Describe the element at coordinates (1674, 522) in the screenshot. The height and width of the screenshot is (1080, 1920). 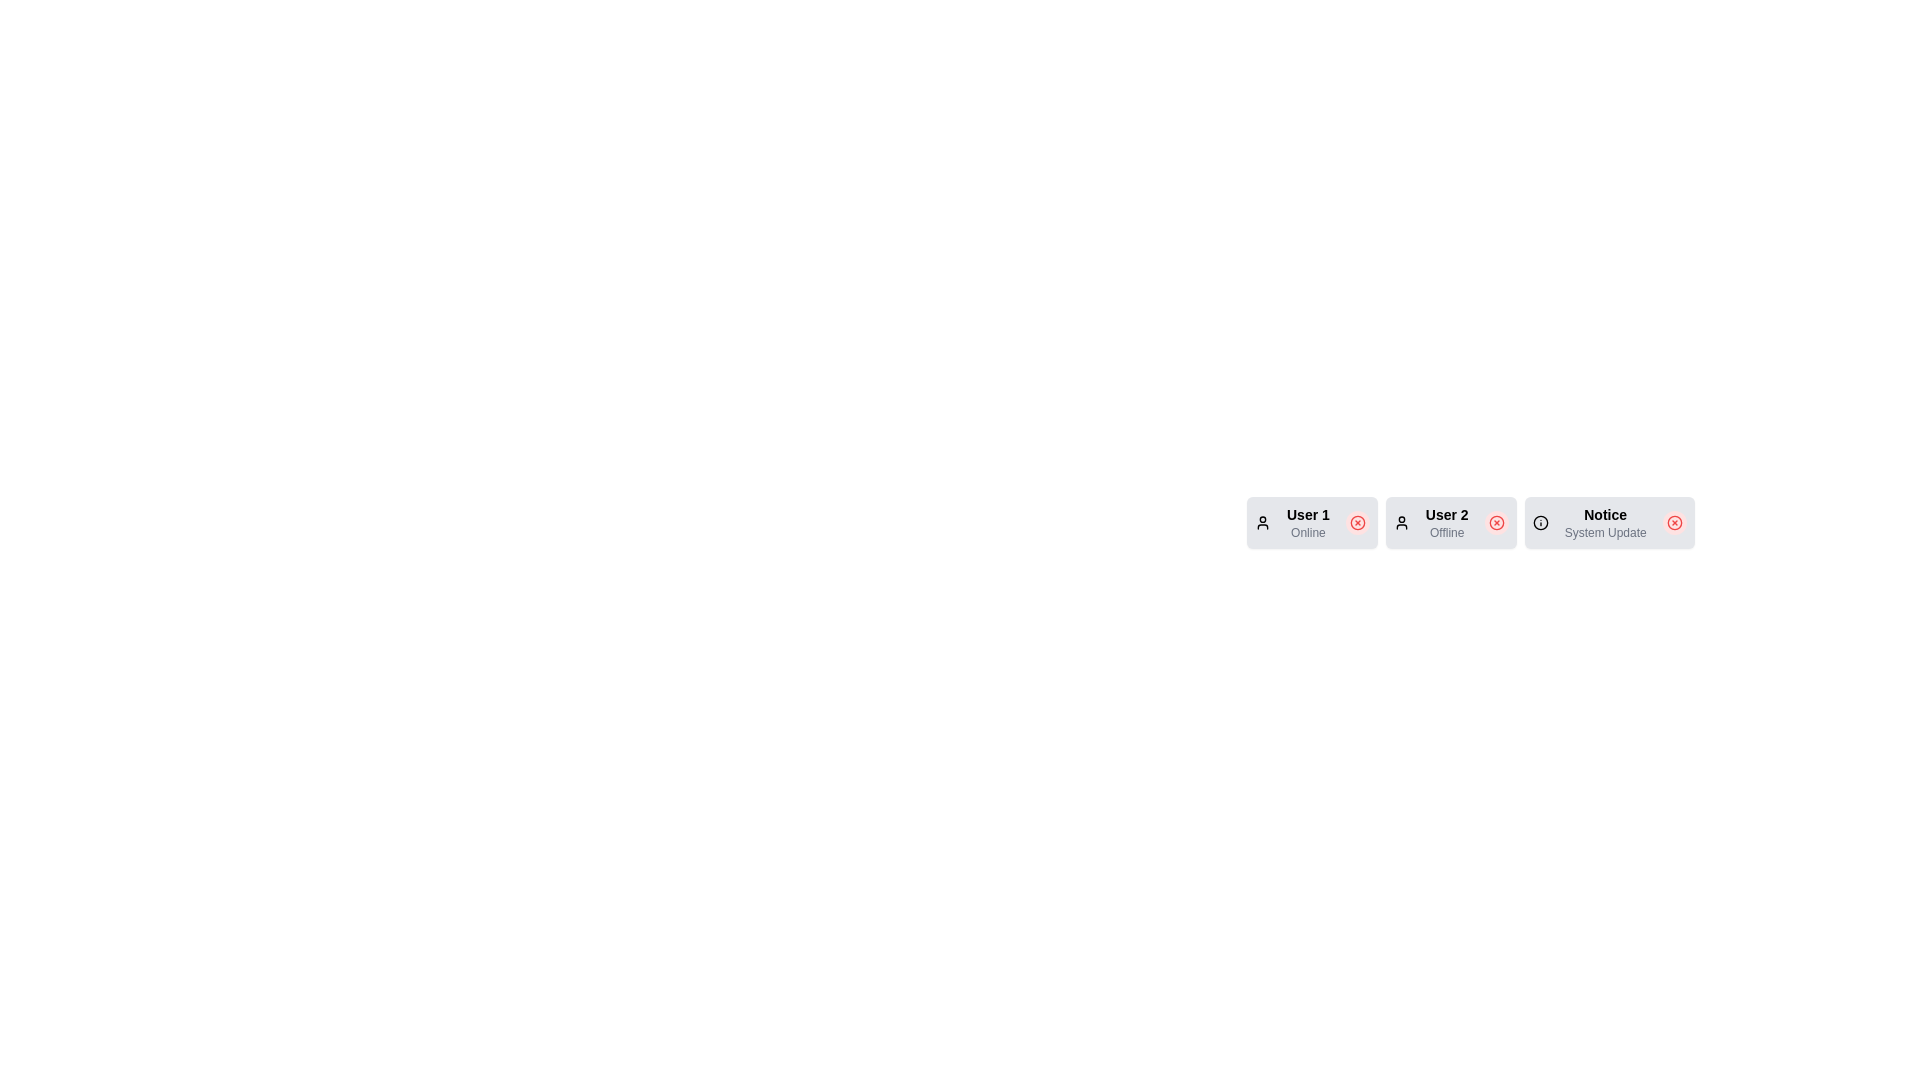
I see `delete button for the chip labeled Notice` at that location.